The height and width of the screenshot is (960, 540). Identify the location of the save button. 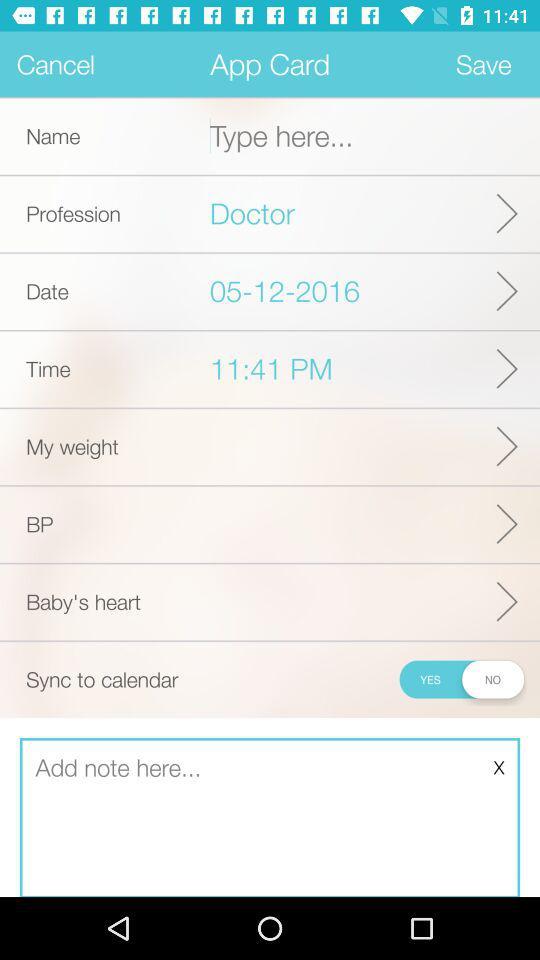
(482, 64).